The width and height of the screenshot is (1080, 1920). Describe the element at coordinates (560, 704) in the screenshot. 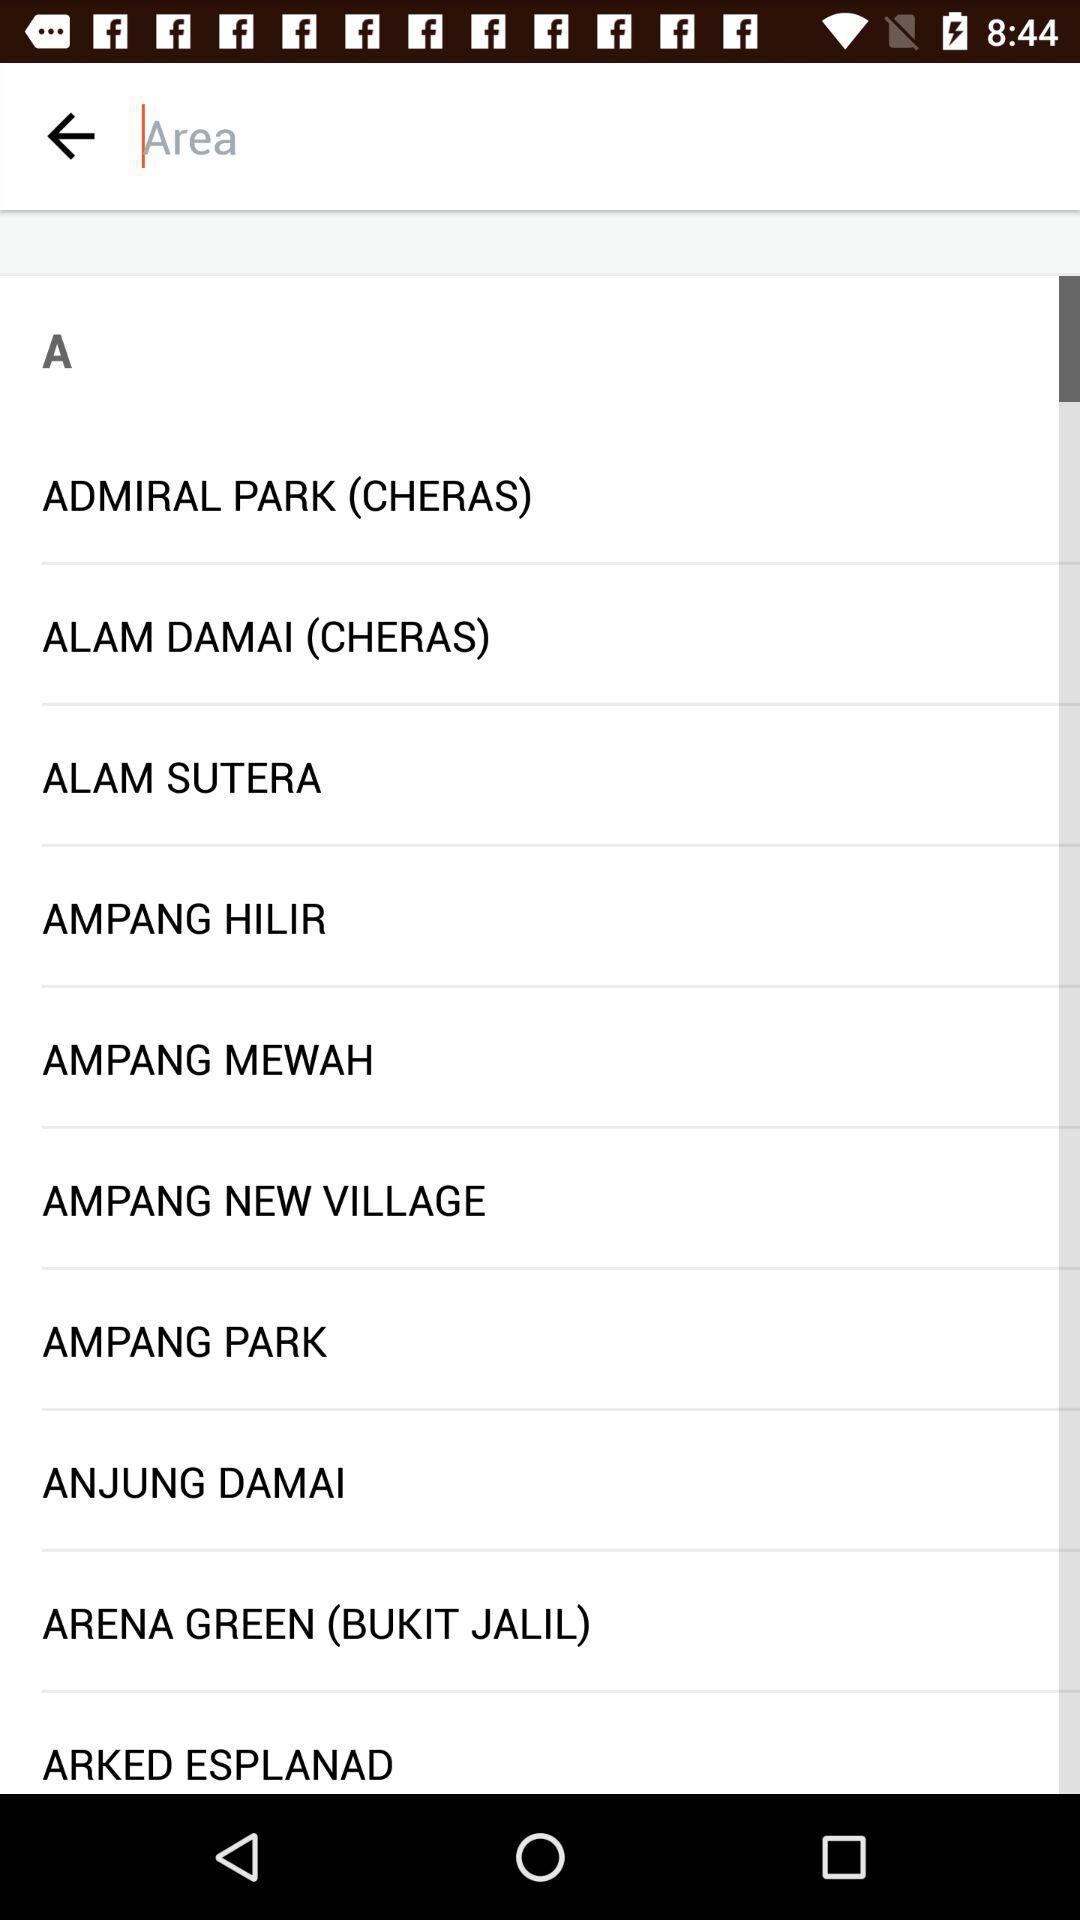

I see `item below the alam damai (cheras) item` at that location.